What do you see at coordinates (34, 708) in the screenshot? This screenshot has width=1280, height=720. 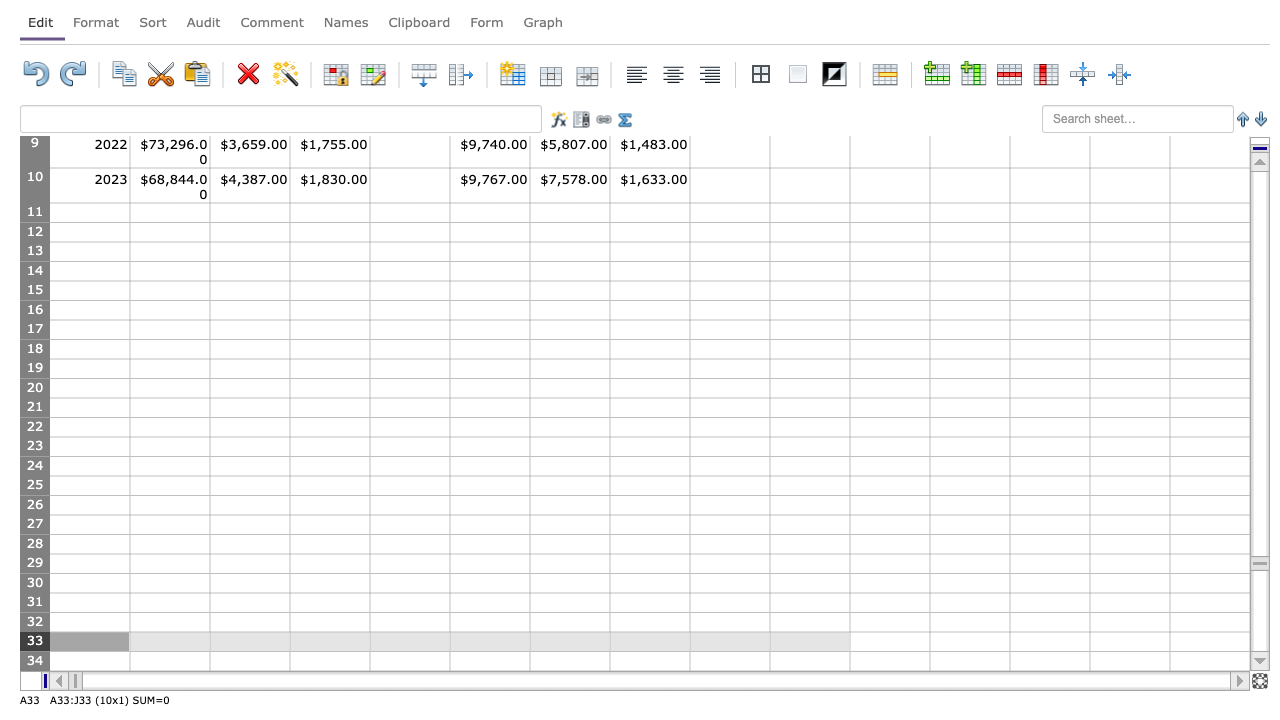 I see `the bottom edge of row 36 header to resize` at bounding box center [34, 708].